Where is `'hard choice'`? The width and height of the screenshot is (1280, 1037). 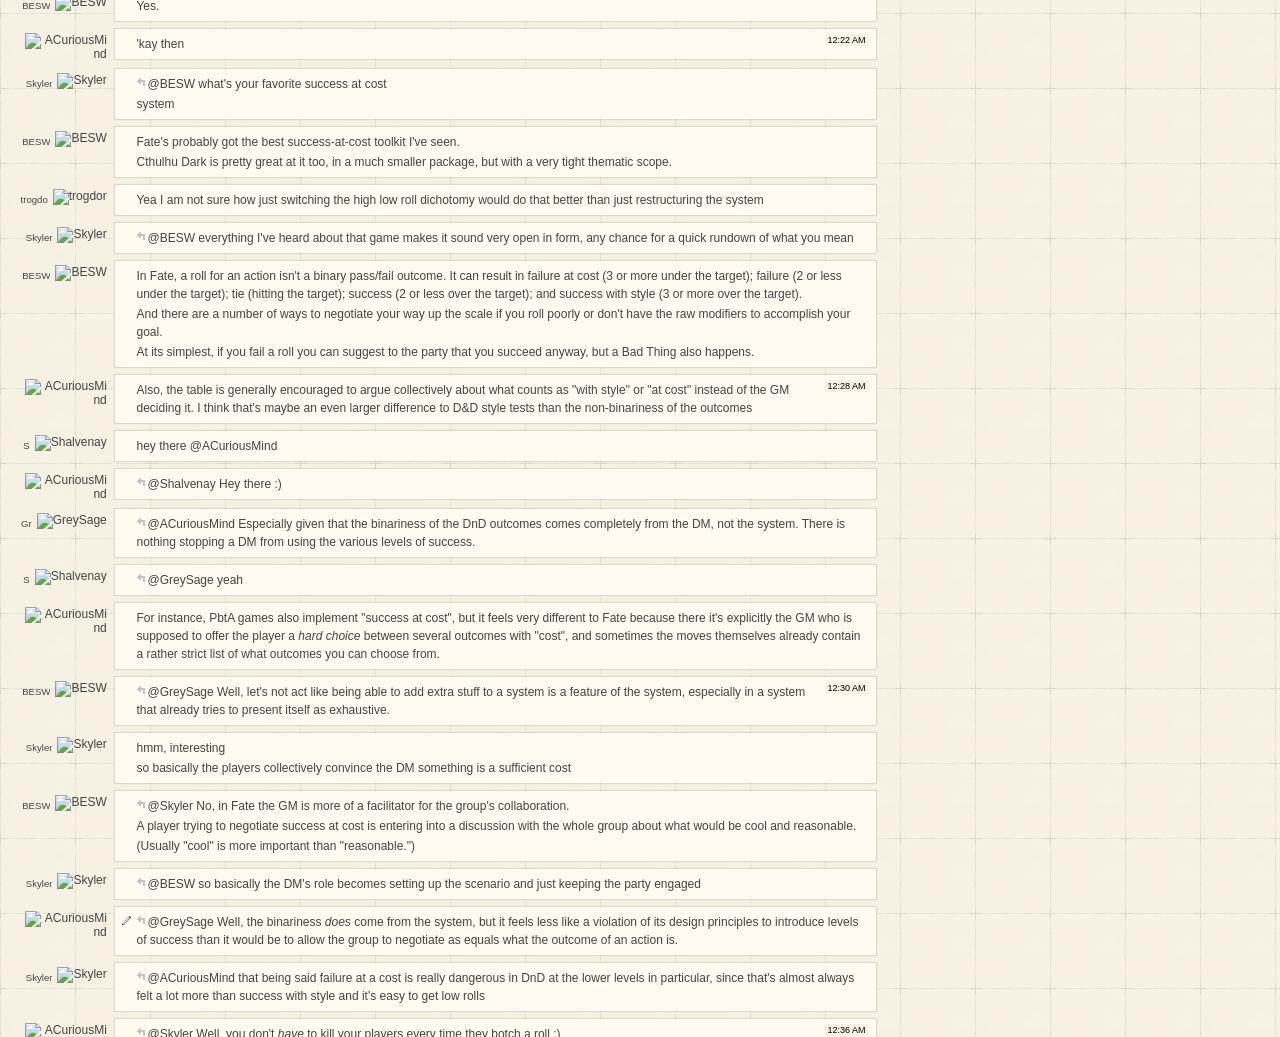
'hard choice' is located at coordinates (328, 635).